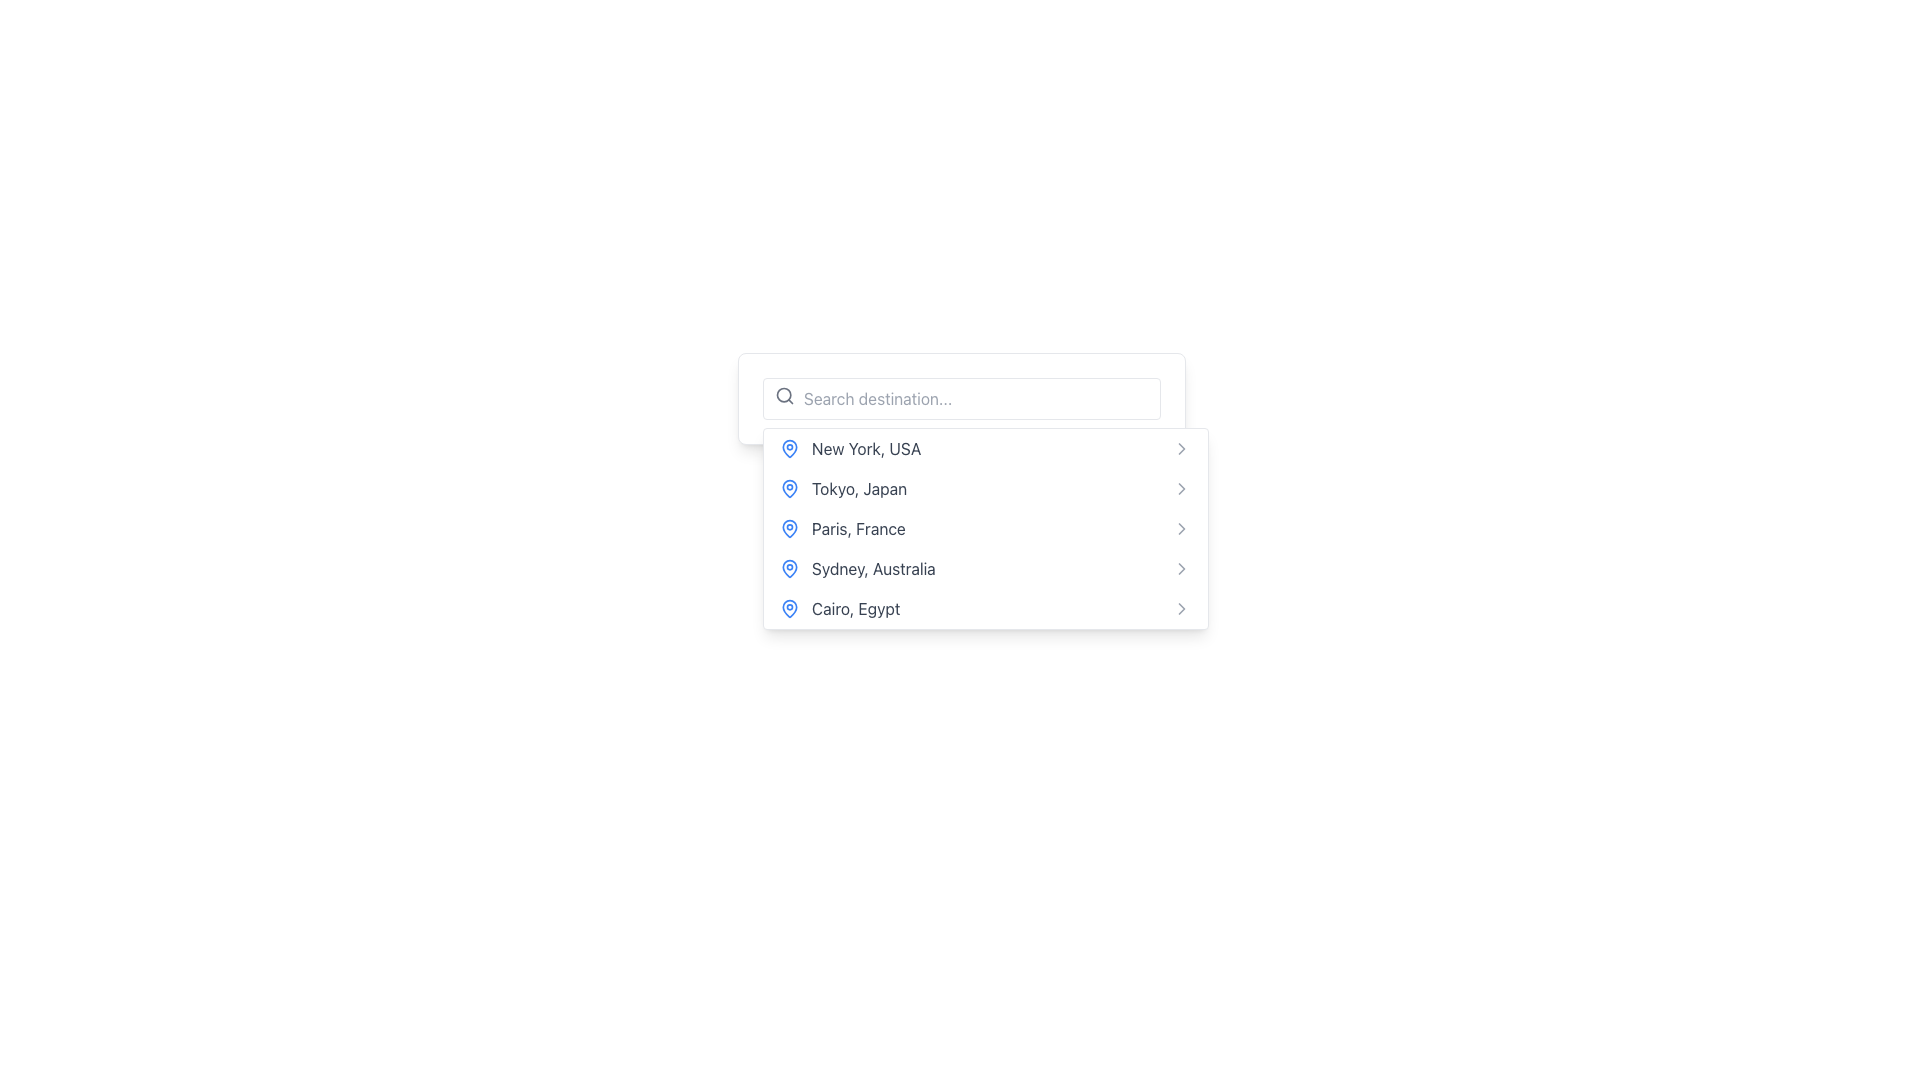  I want to click on the dropdown menu item displaying 'Sydney, Australia', so click(873, 569).